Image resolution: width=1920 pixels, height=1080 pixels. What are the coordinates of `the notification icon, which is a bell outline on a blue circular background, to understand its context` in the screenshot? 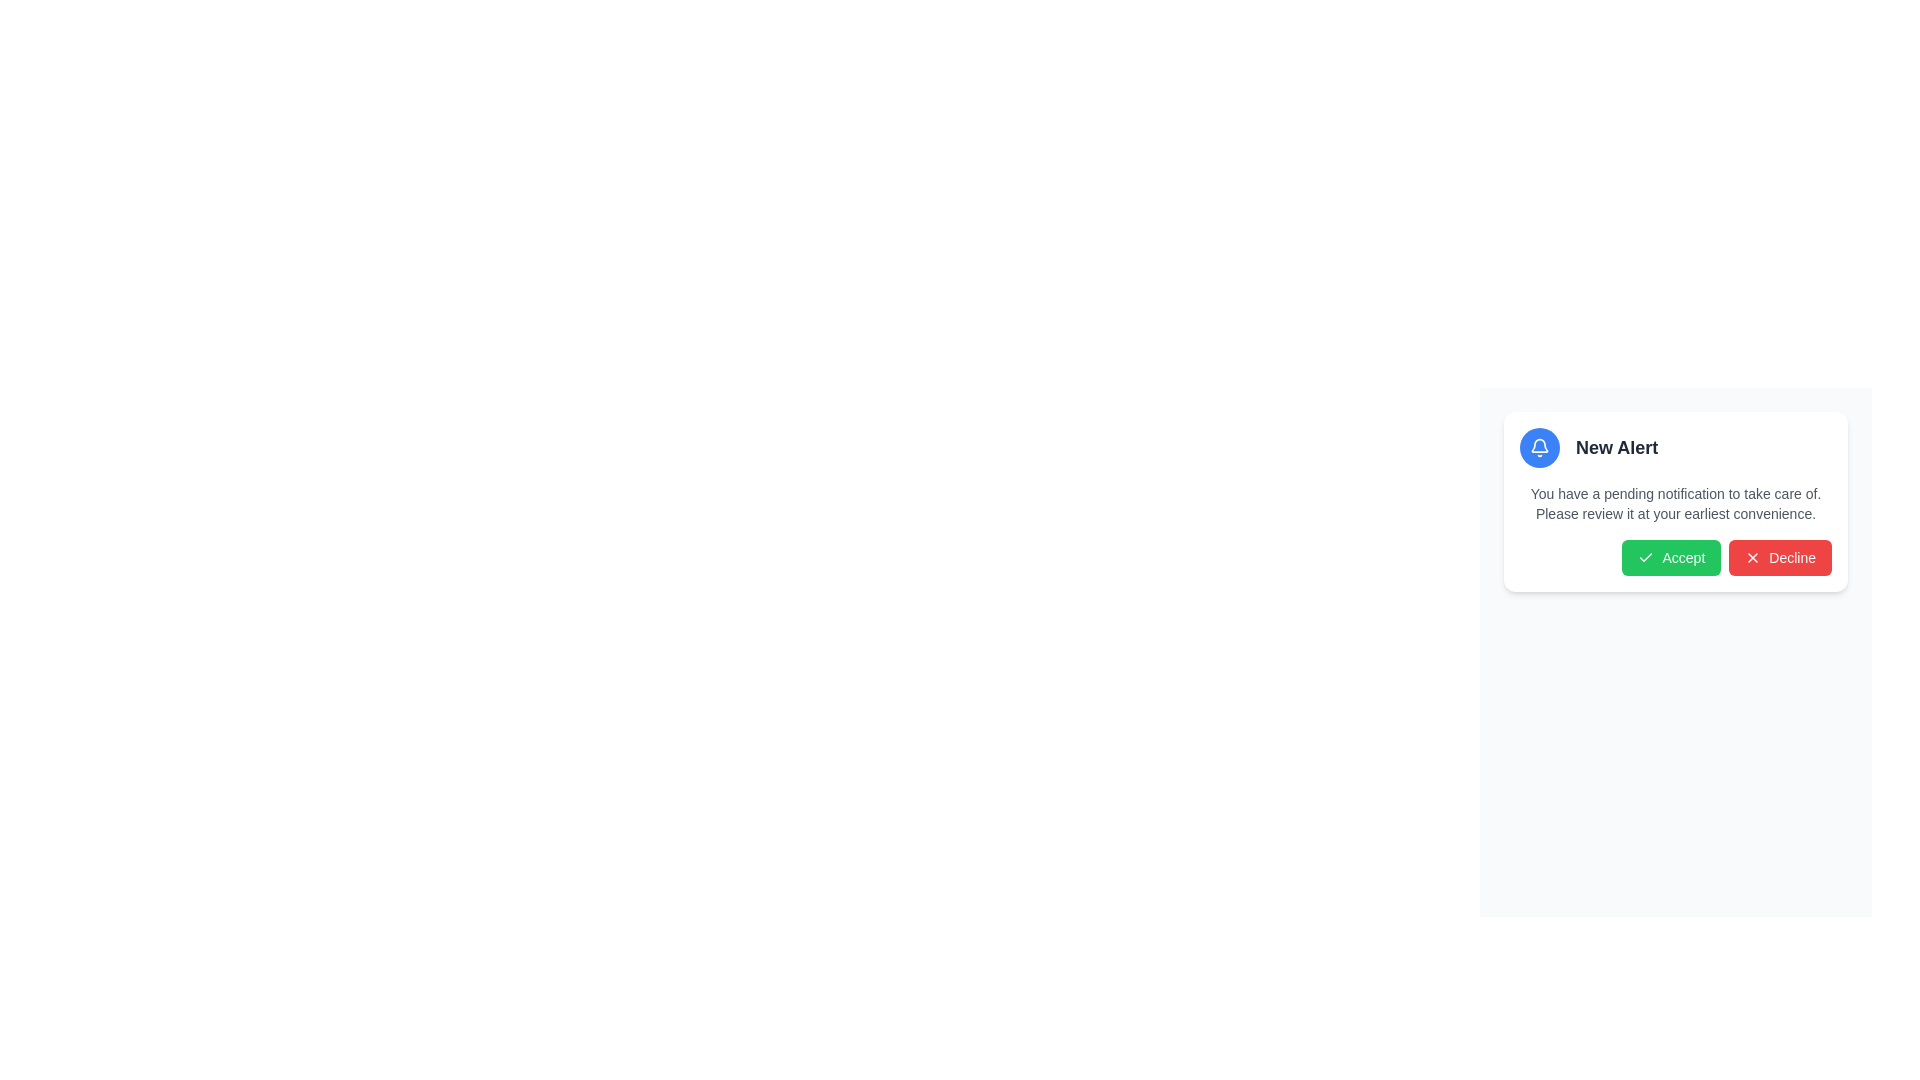 It's located at (1539, 444).